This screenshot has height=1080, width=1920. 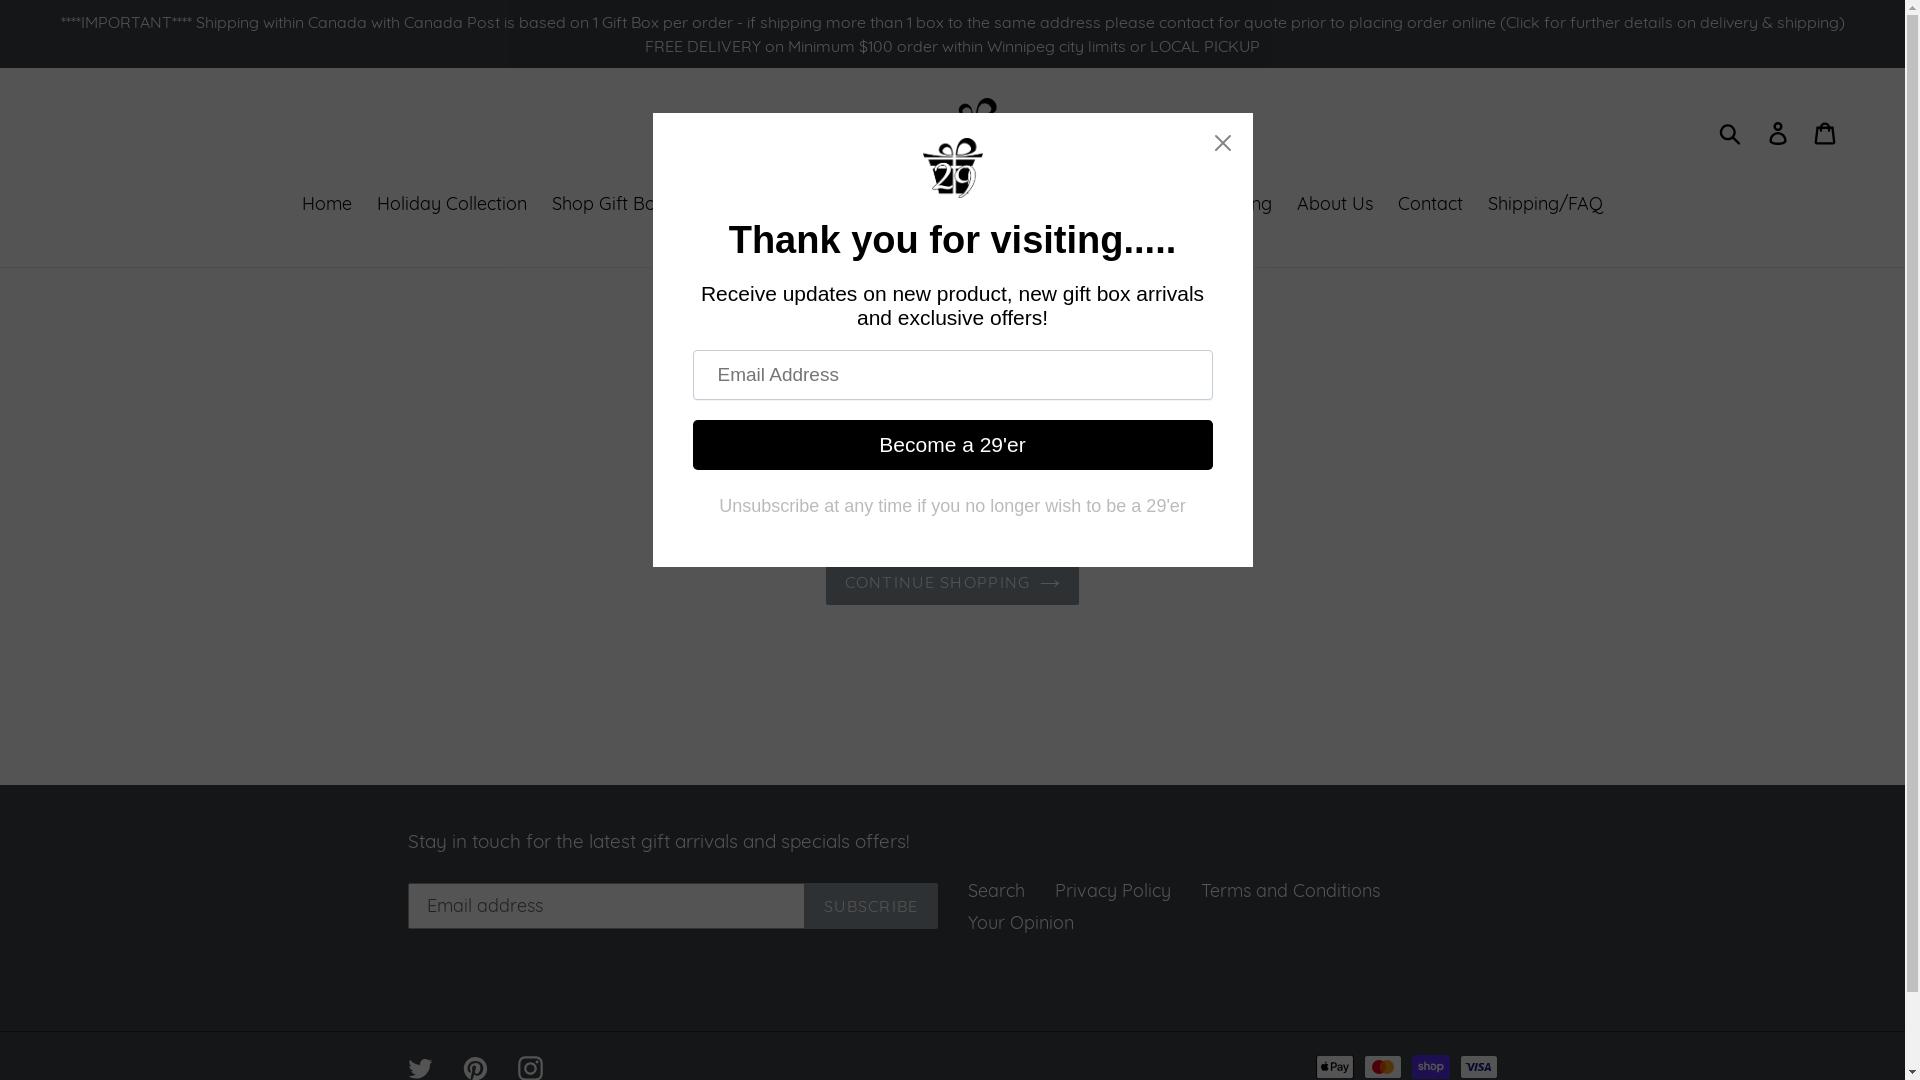 I want to click on 'Privacy Policy', so click(x=1111, y=889).